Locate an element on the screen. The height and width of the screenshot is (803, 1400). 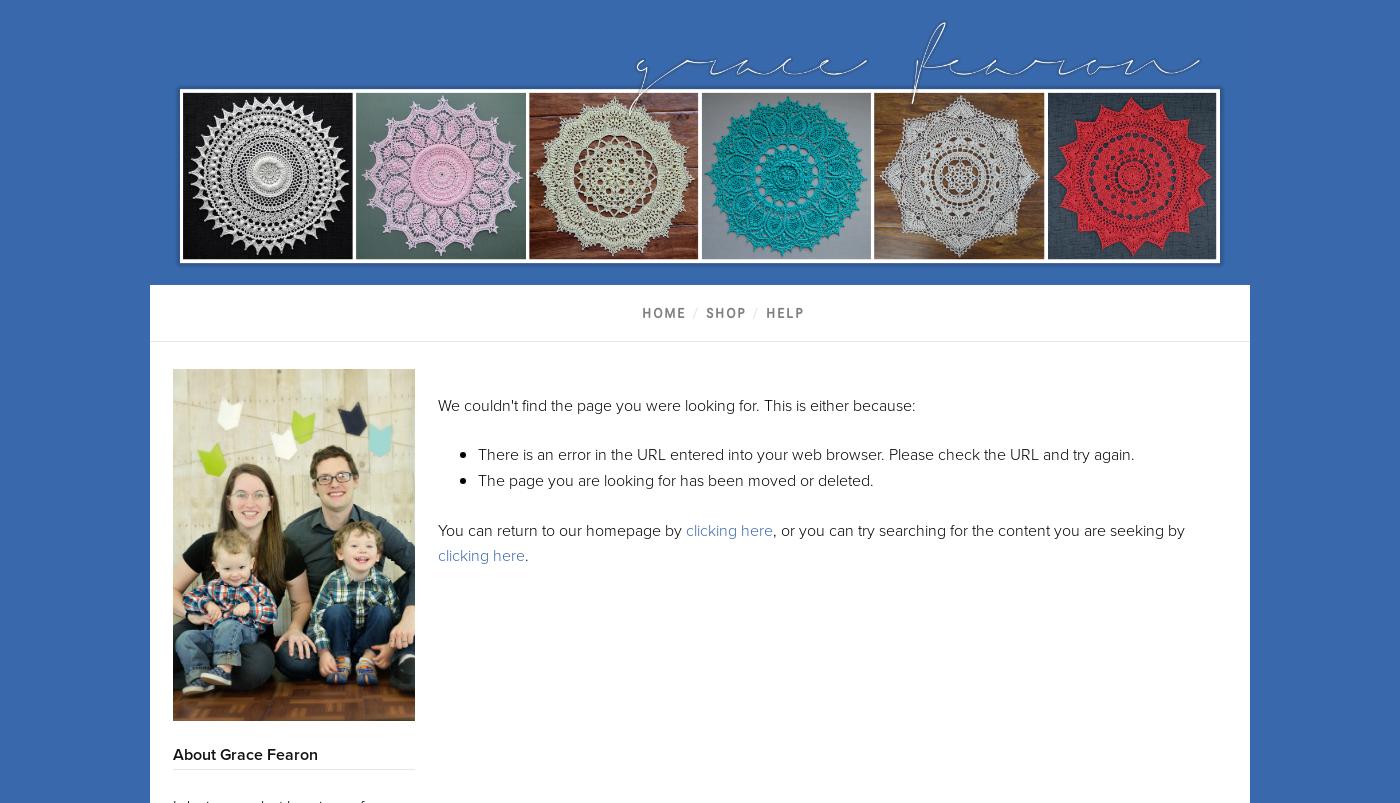
'The page you are looking for has been moved or deleted.' is located at coordinates (676, 479).